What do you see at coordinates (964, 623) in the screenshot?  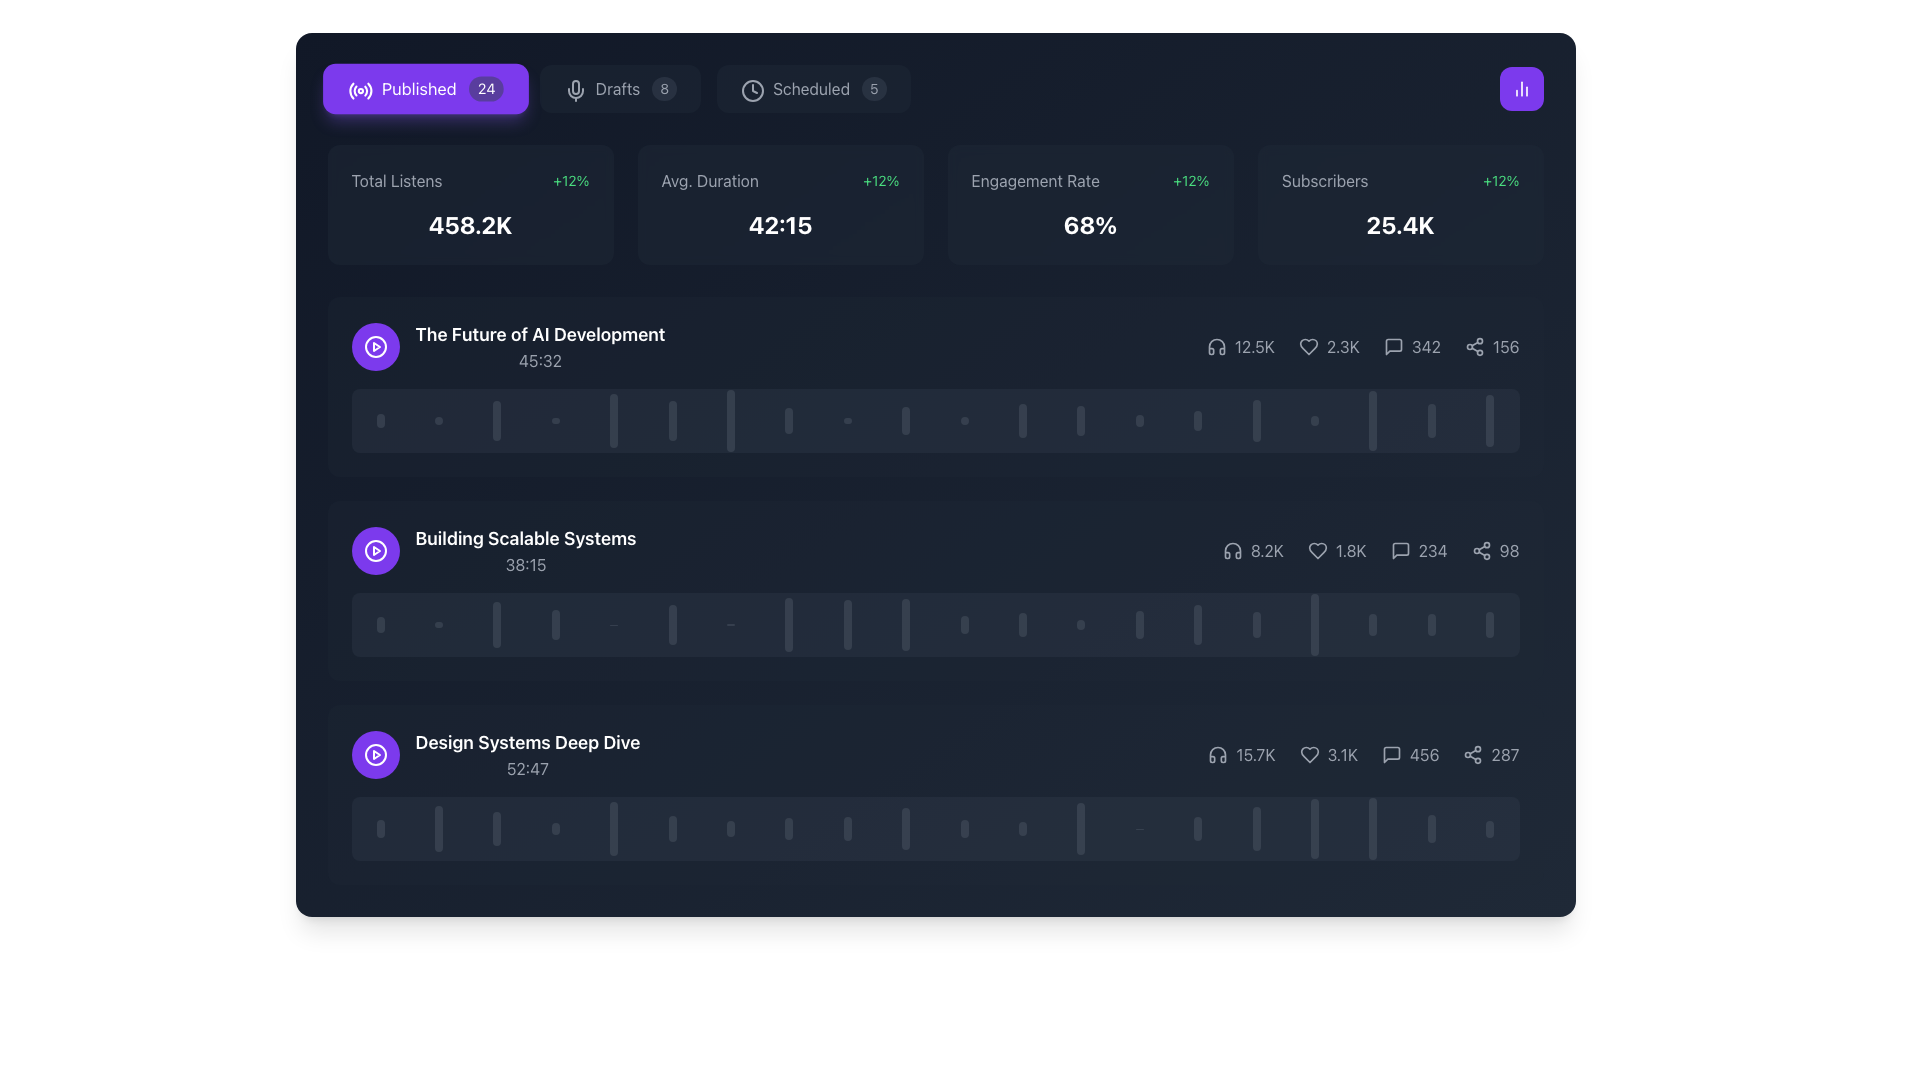 I see `the progress indicator positioned as the eleventh capsule in the second row under the 'Building Scalable Systems' section` at bounding box center [964, 623].